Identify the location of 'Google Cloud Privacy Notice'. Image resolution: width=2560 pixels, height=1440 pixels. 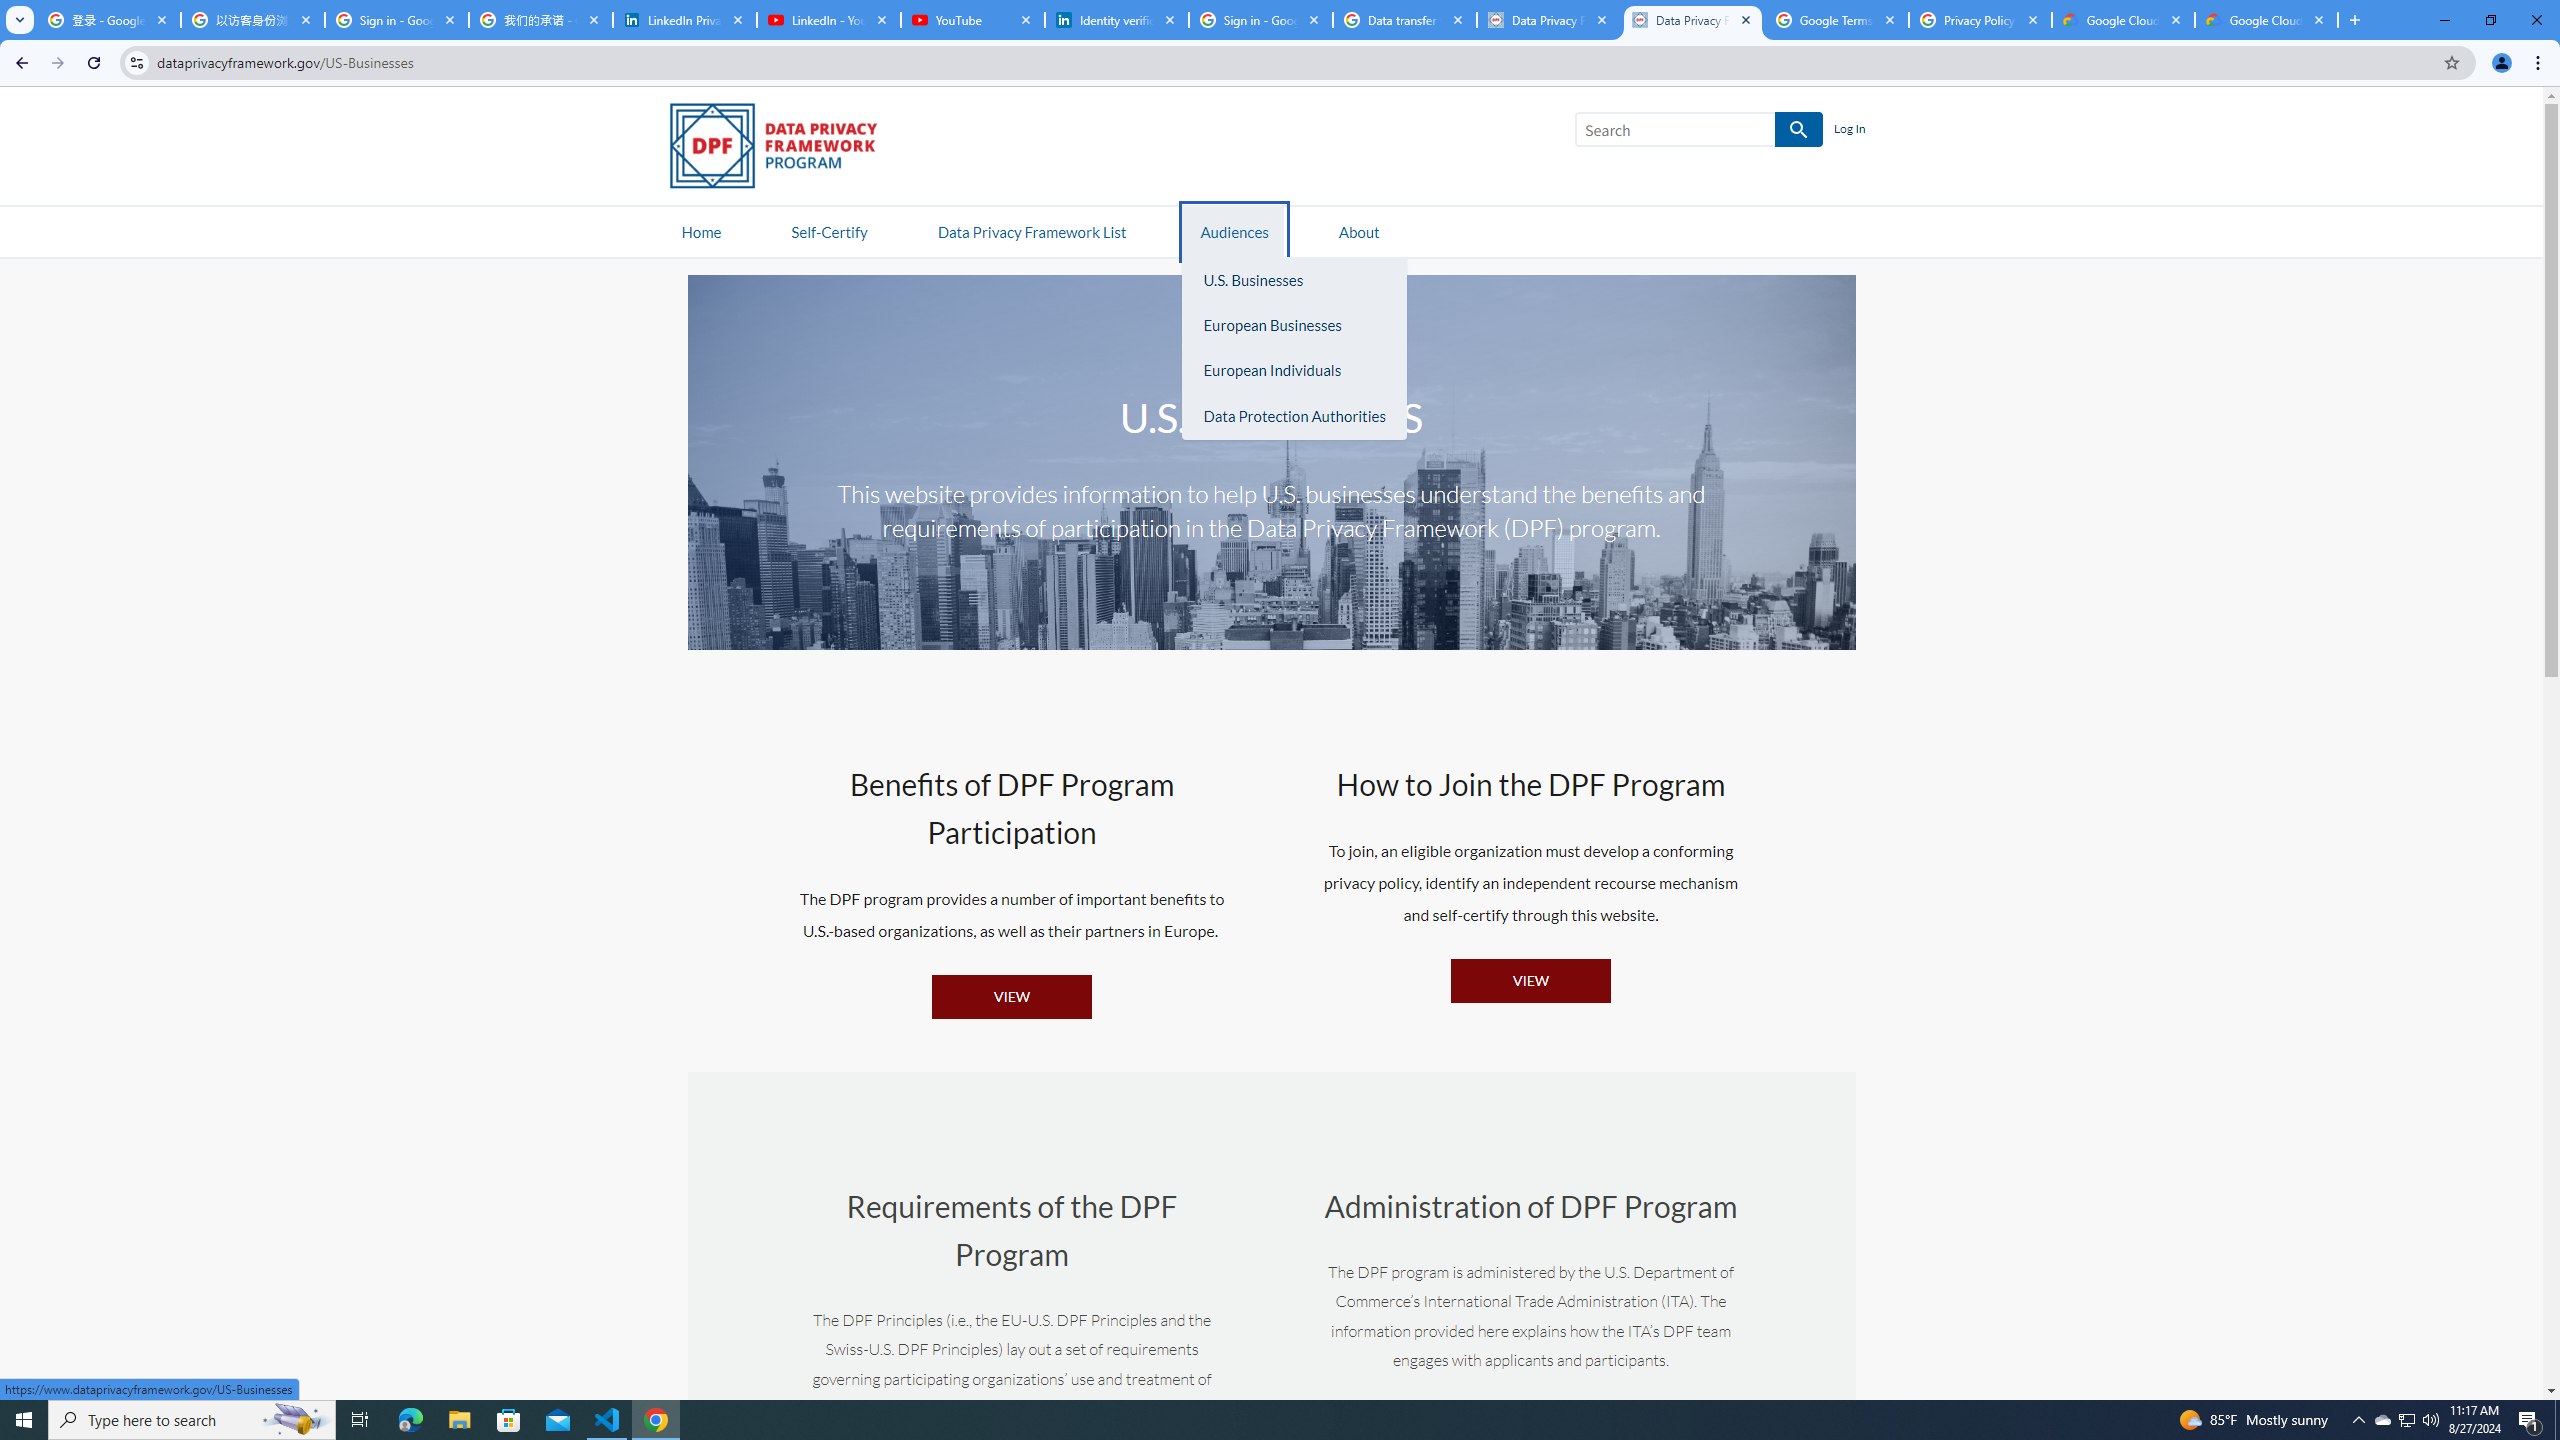
(2123, 19).